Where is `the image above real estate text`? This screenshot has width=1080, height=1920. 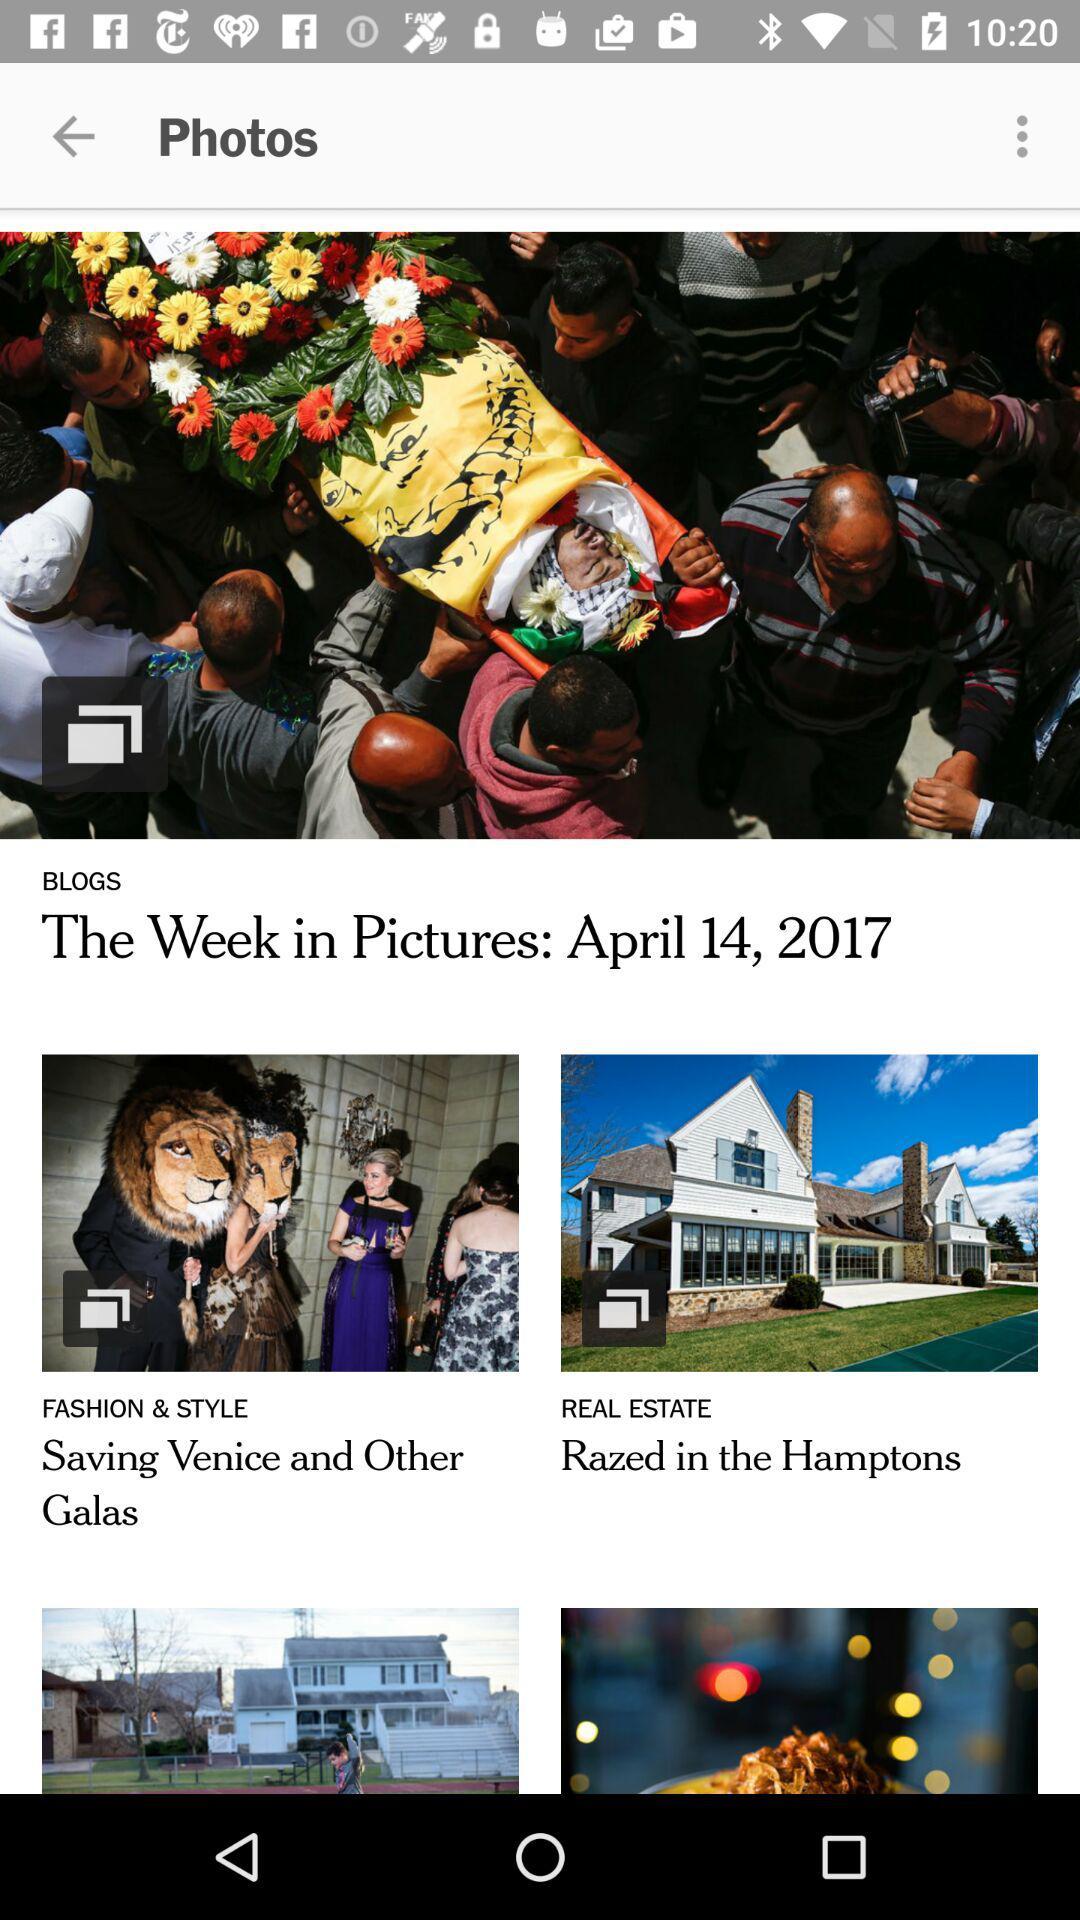 the image above real estate text is located at coordinates (798, 1212).